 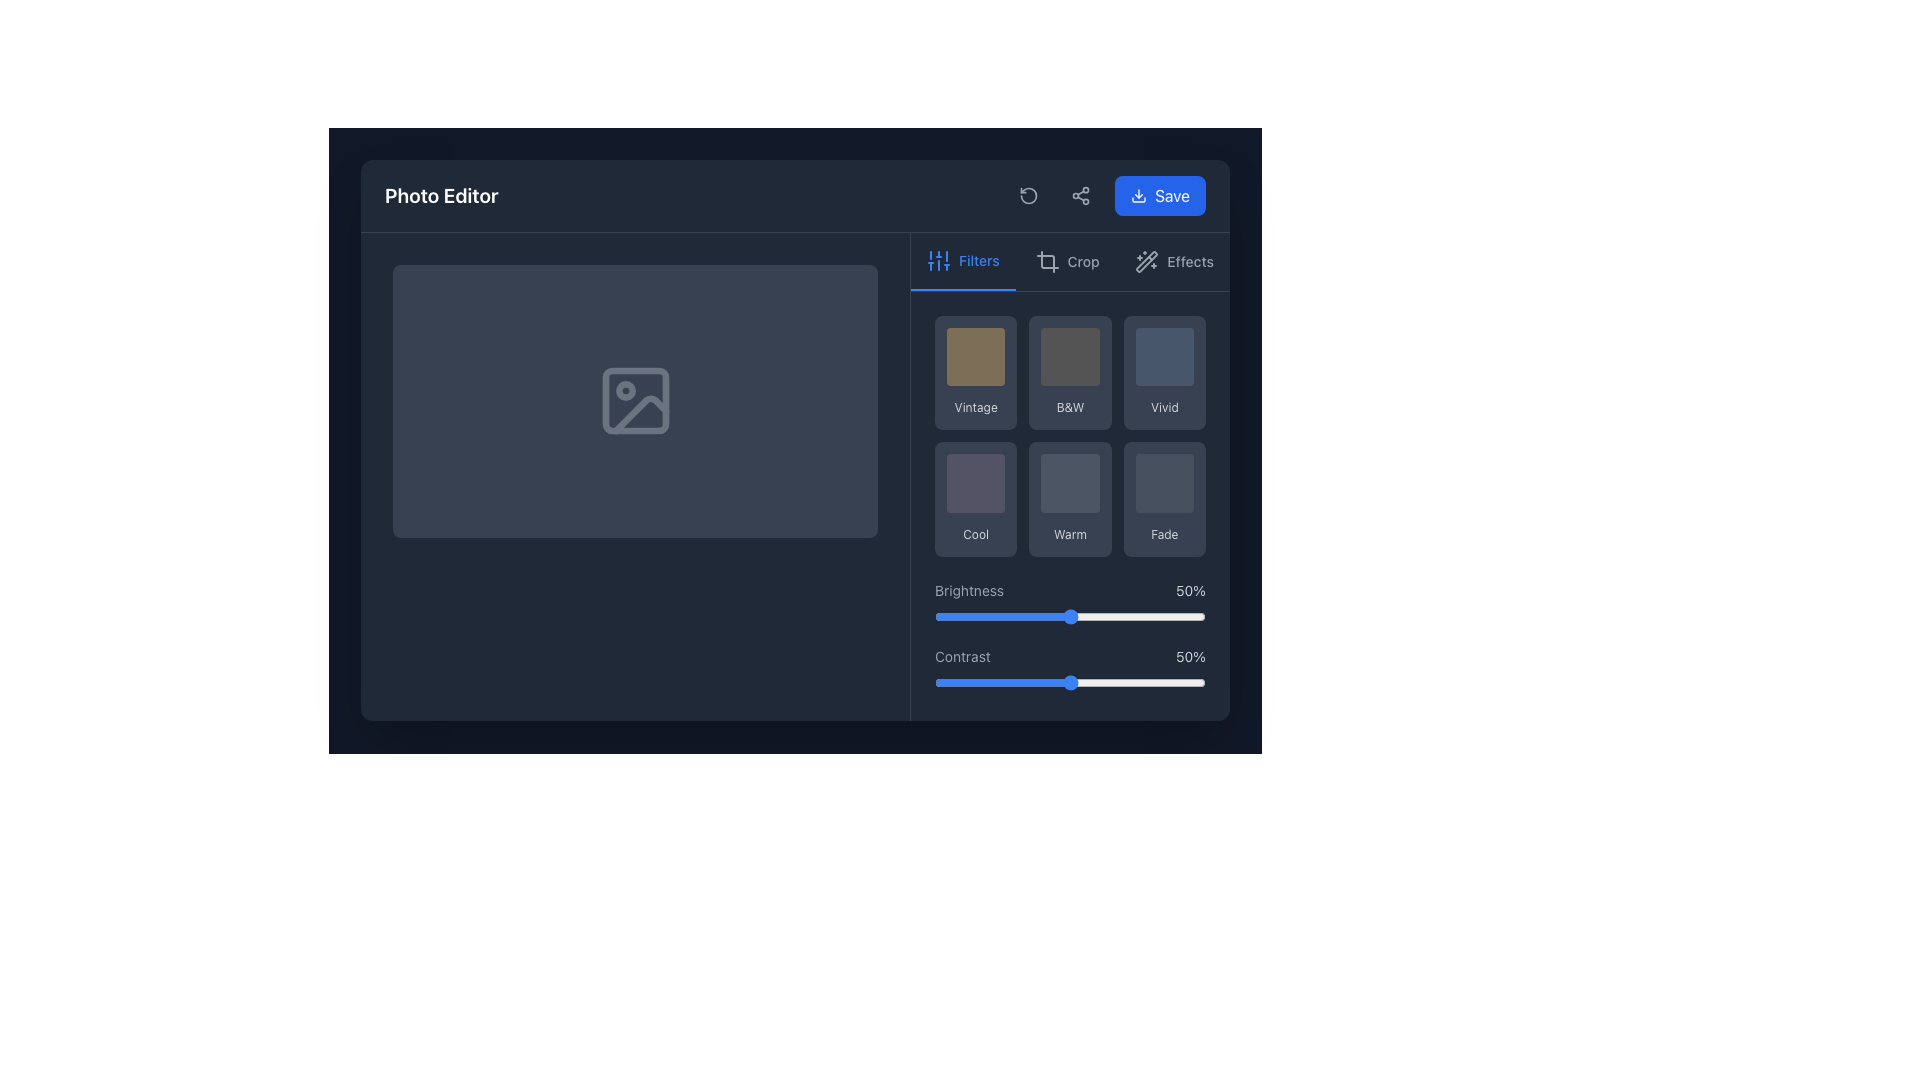 What do you see at coordinates (1069, 533) in the screenshot?
I see `the label 'Warm' which is displayed in a small, sans-serif font with light gray color, located at the bottom of the second filter option in the second row of the grid` at bounding box center [1069, 533].